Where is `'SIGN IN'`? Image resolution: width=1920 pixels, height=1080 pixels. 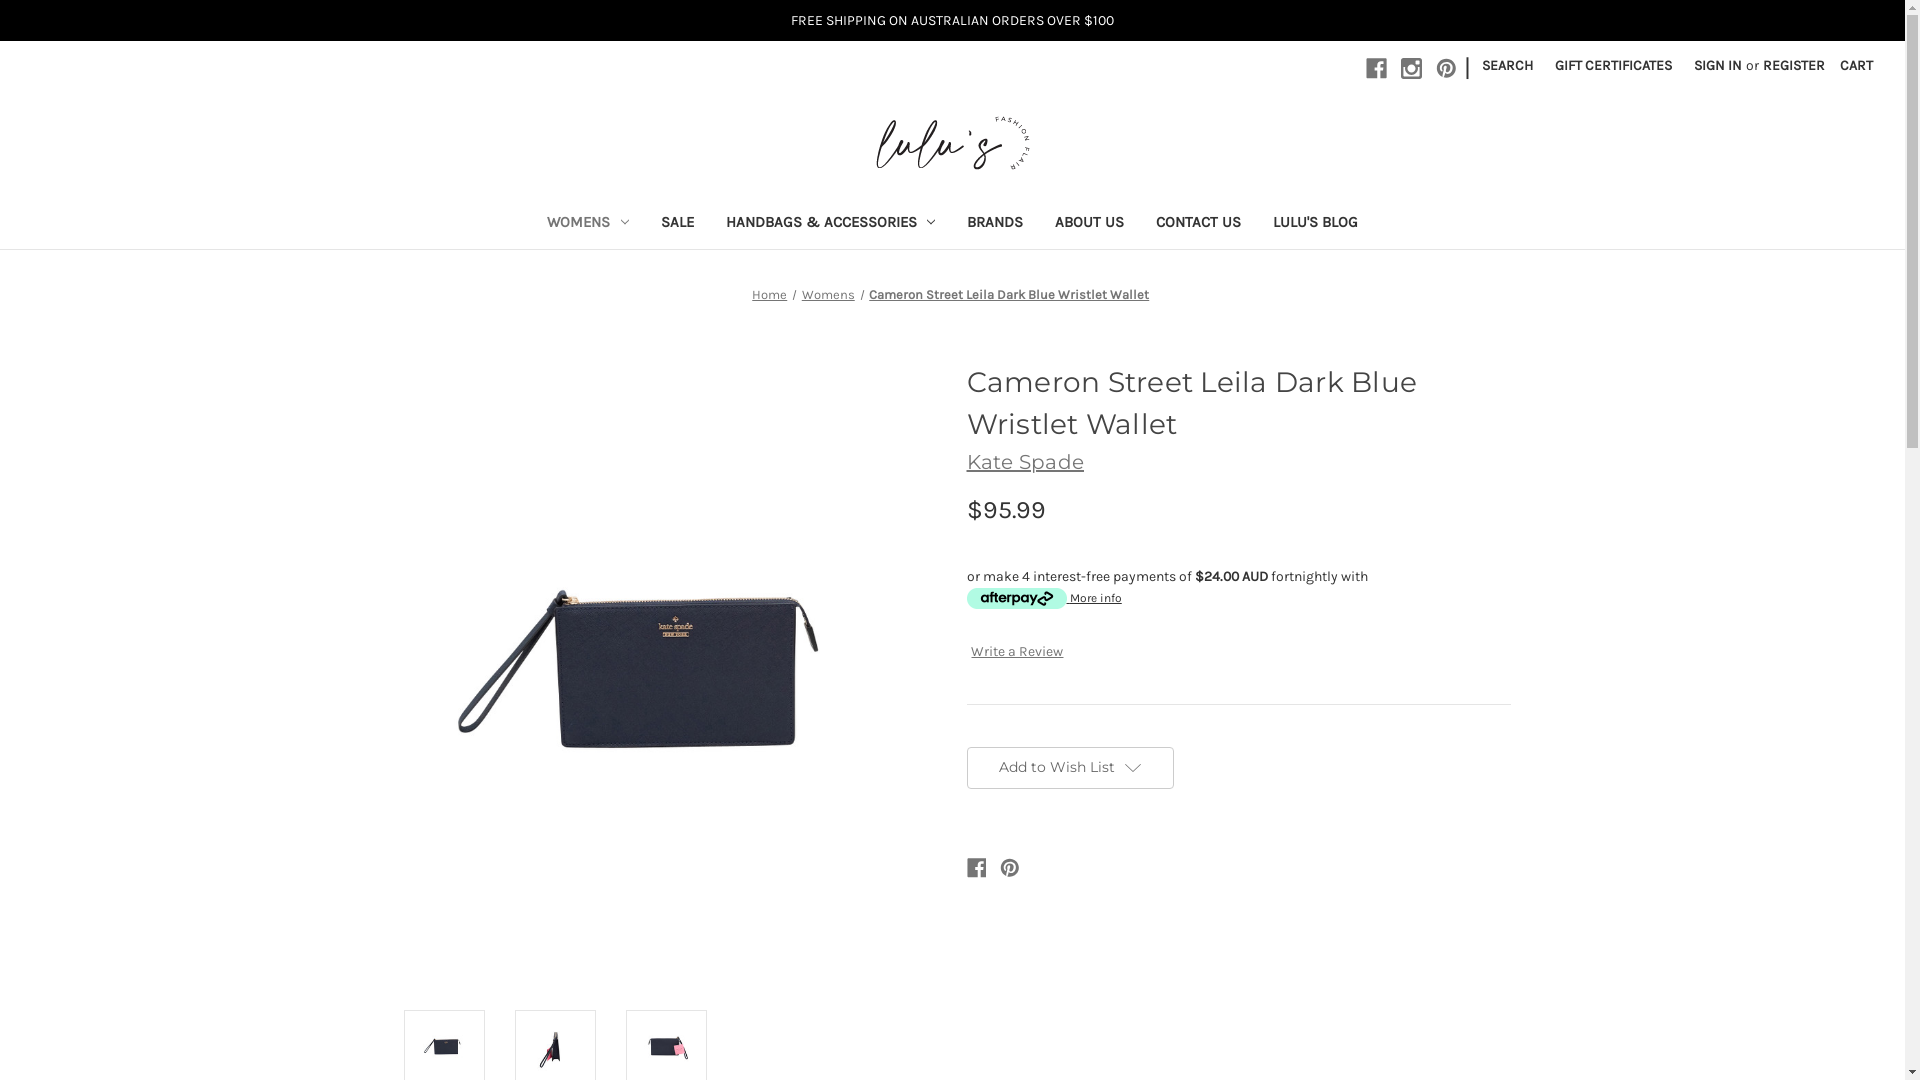
'SIGN IN' is located at coordinates (1717, 64).